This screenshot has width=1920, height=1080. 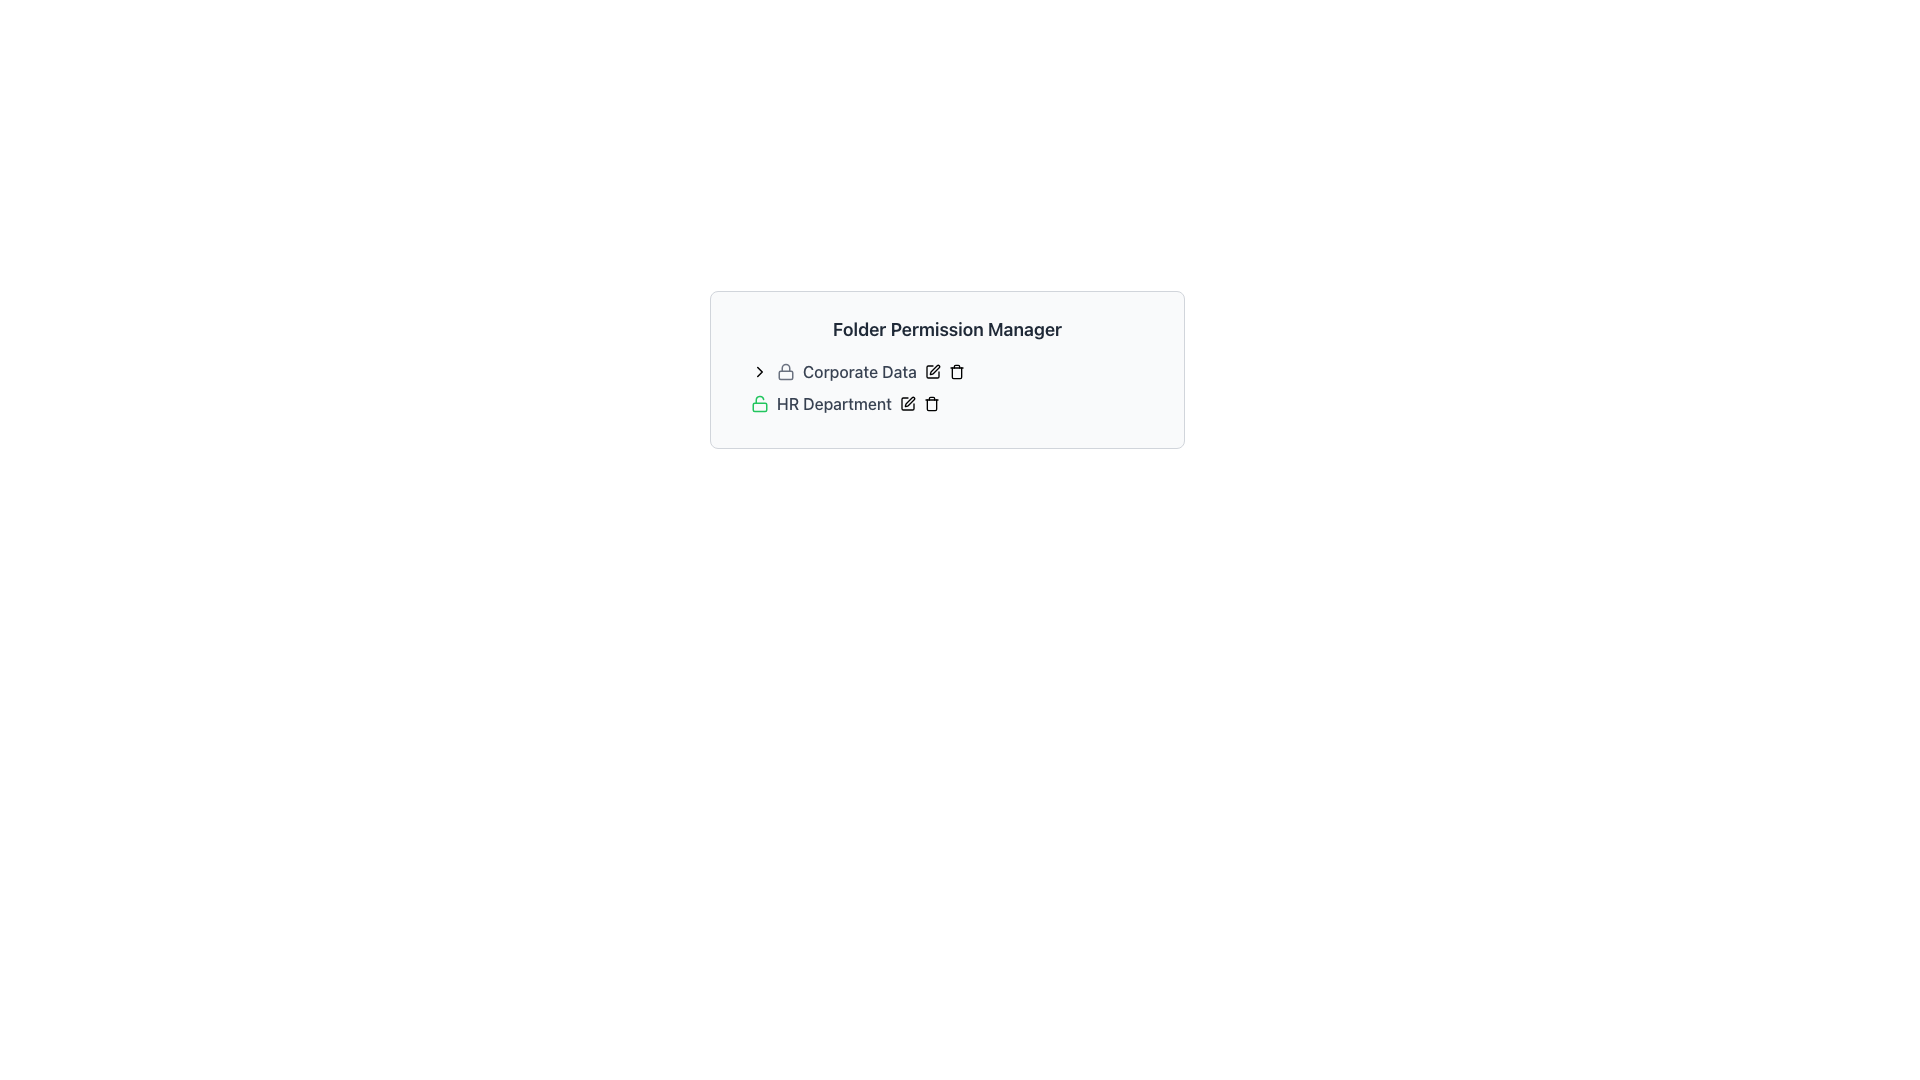 What do you see at coordinates (930, 405) in the screenshot?
I see `the rectangular trash bin icon located in the 'Folder Permission Manager' under the 'HR Department' section, which is the last icon in the second row` at bounding box center [930, 405].